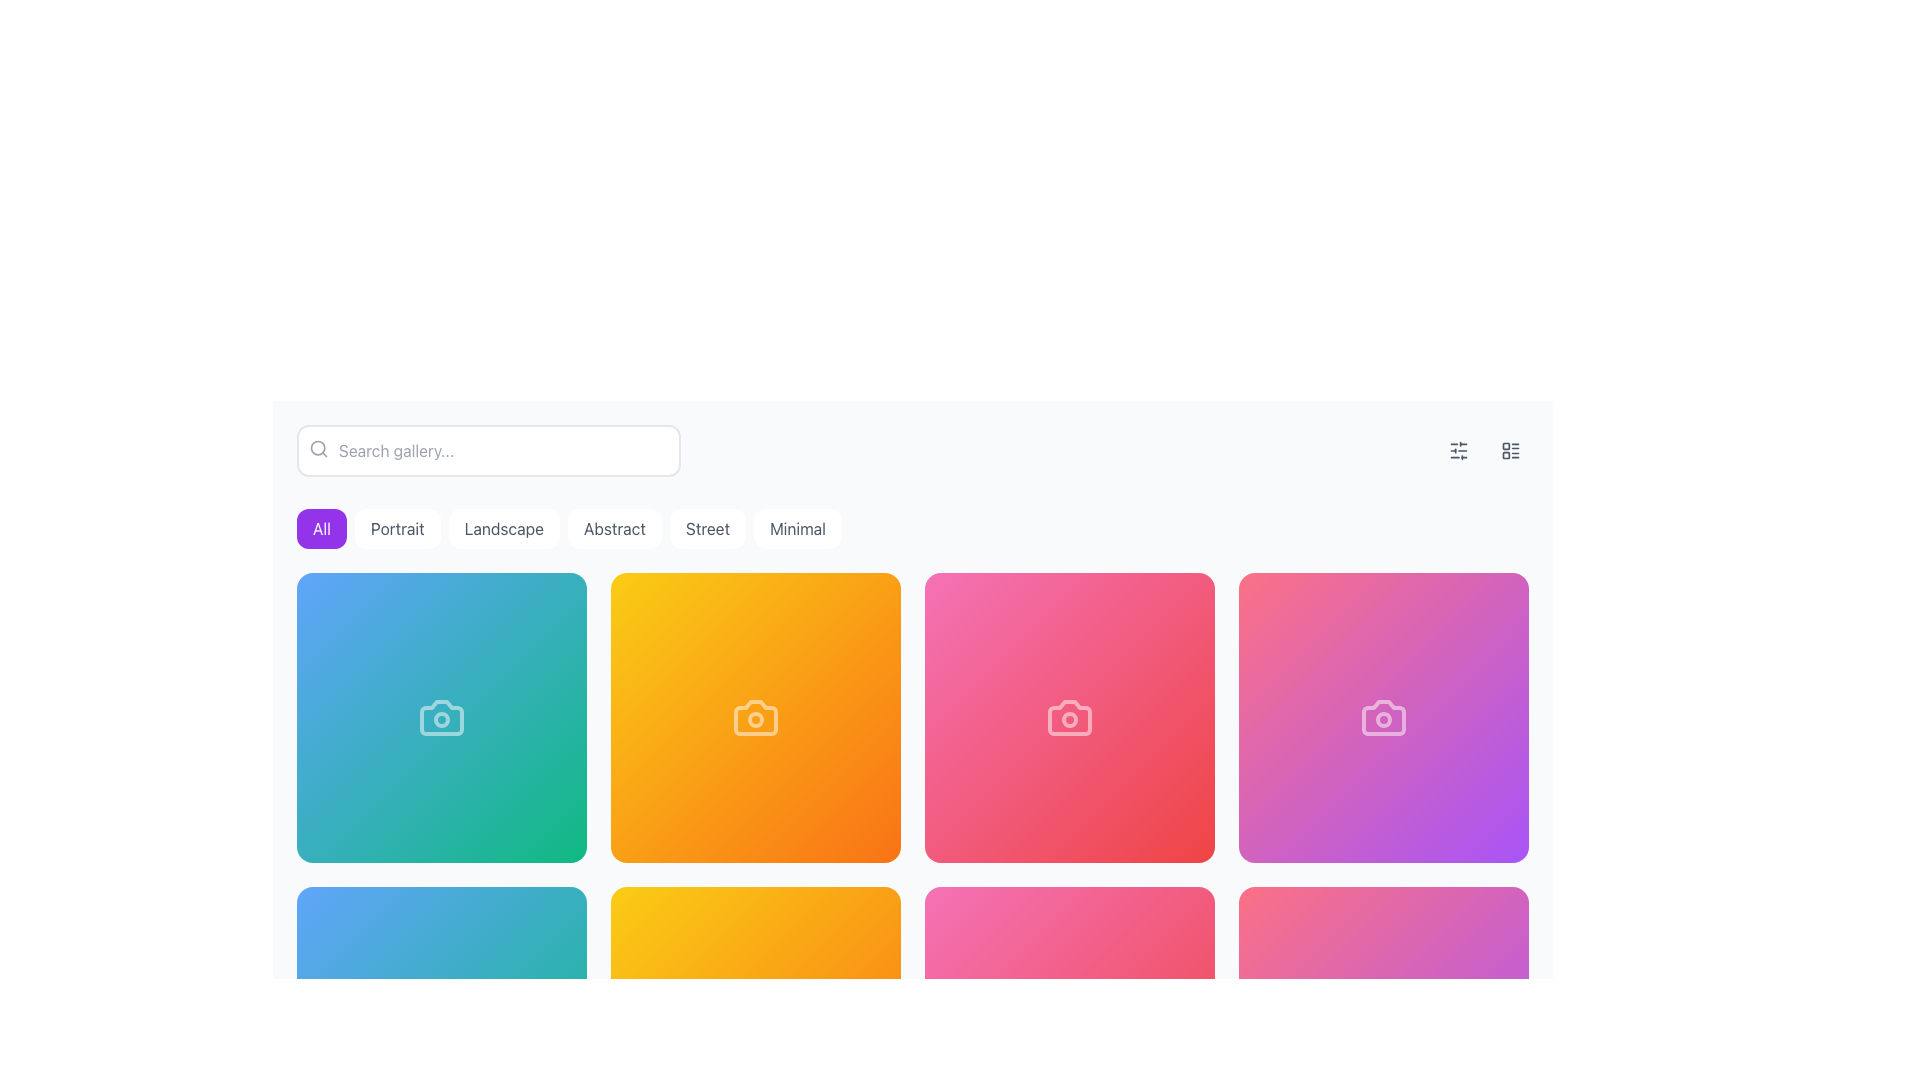 The width and height of the screenshot is (1920, 1080). Describe the element at coordinates (1459, 451) in the screenshot. I see `the gray-themed rounded rectangular button with a horizontal sliders icon located at the top-right side of the layout` at that location.